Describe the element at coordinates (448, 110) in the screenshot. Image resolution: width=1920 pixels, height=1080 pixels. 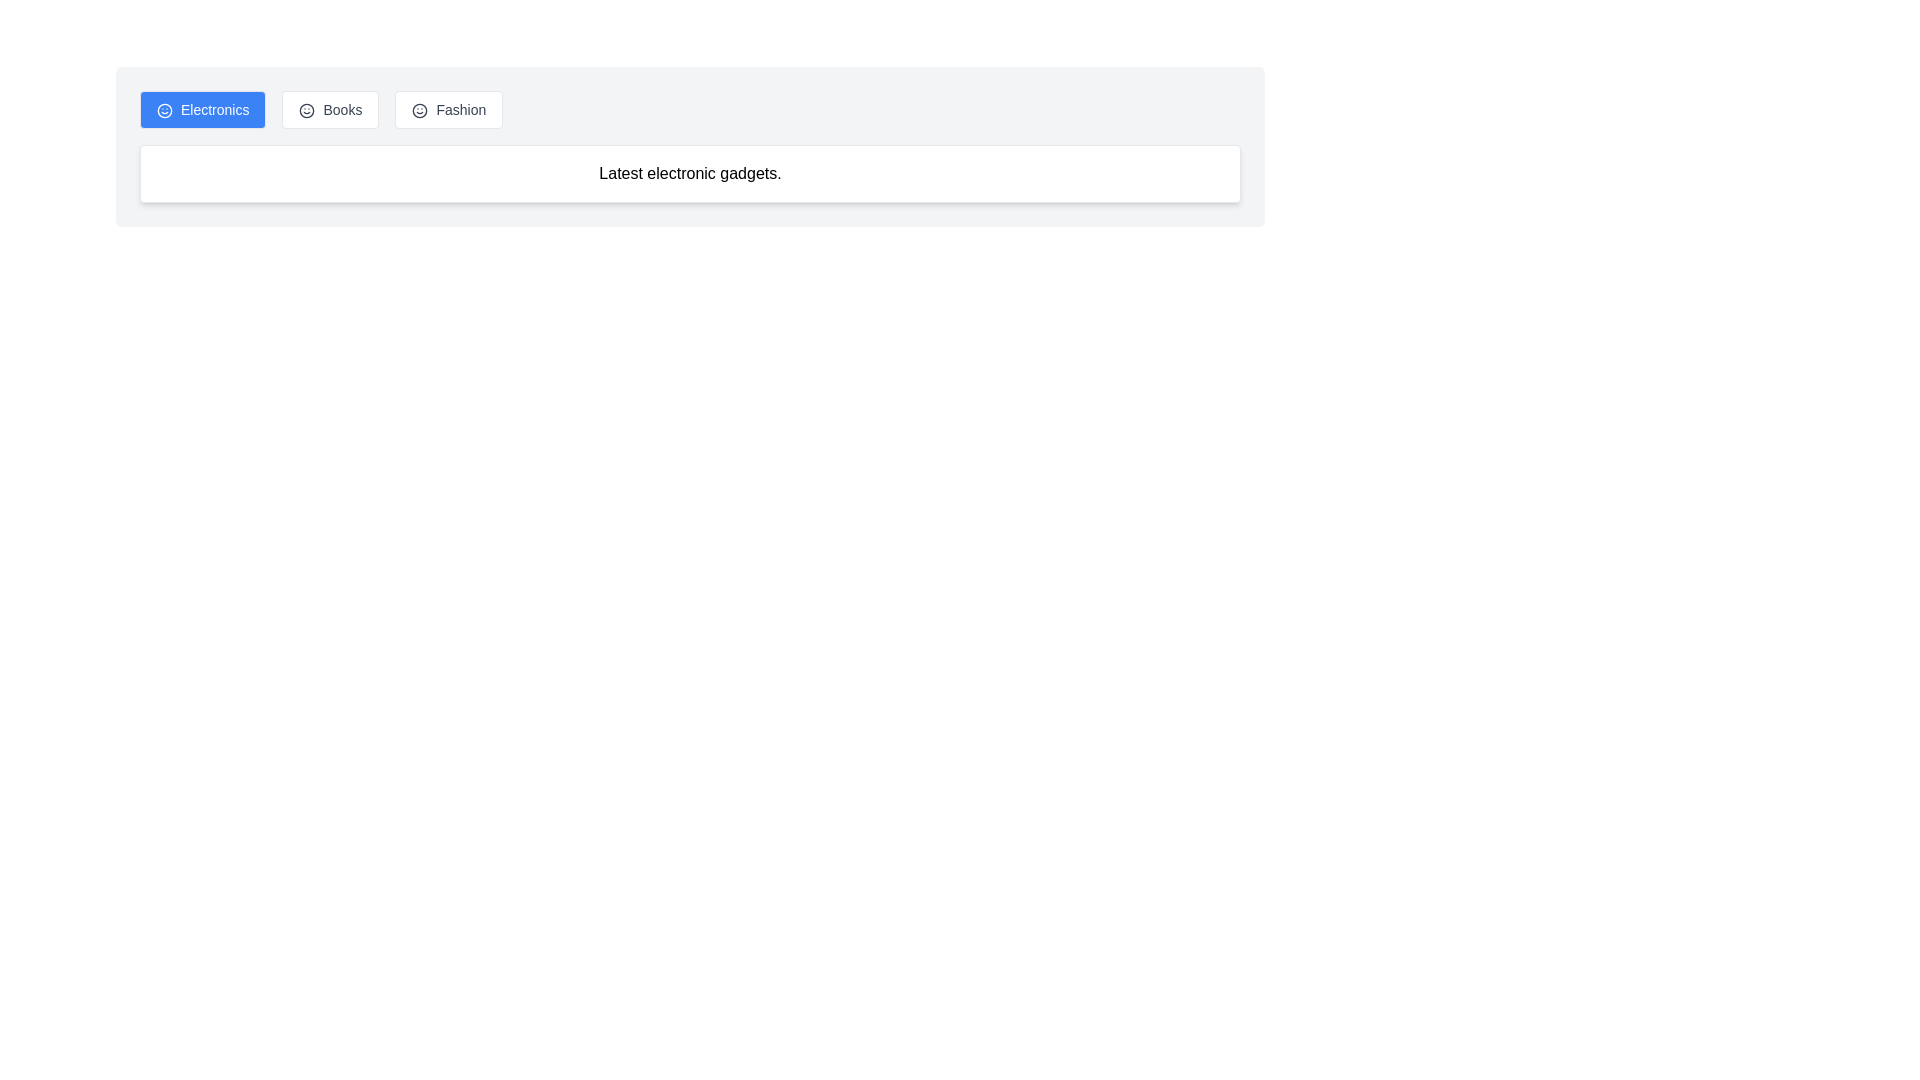
I see `the third button in the horizontal row that directs to the 'Fashion' section` at that location.